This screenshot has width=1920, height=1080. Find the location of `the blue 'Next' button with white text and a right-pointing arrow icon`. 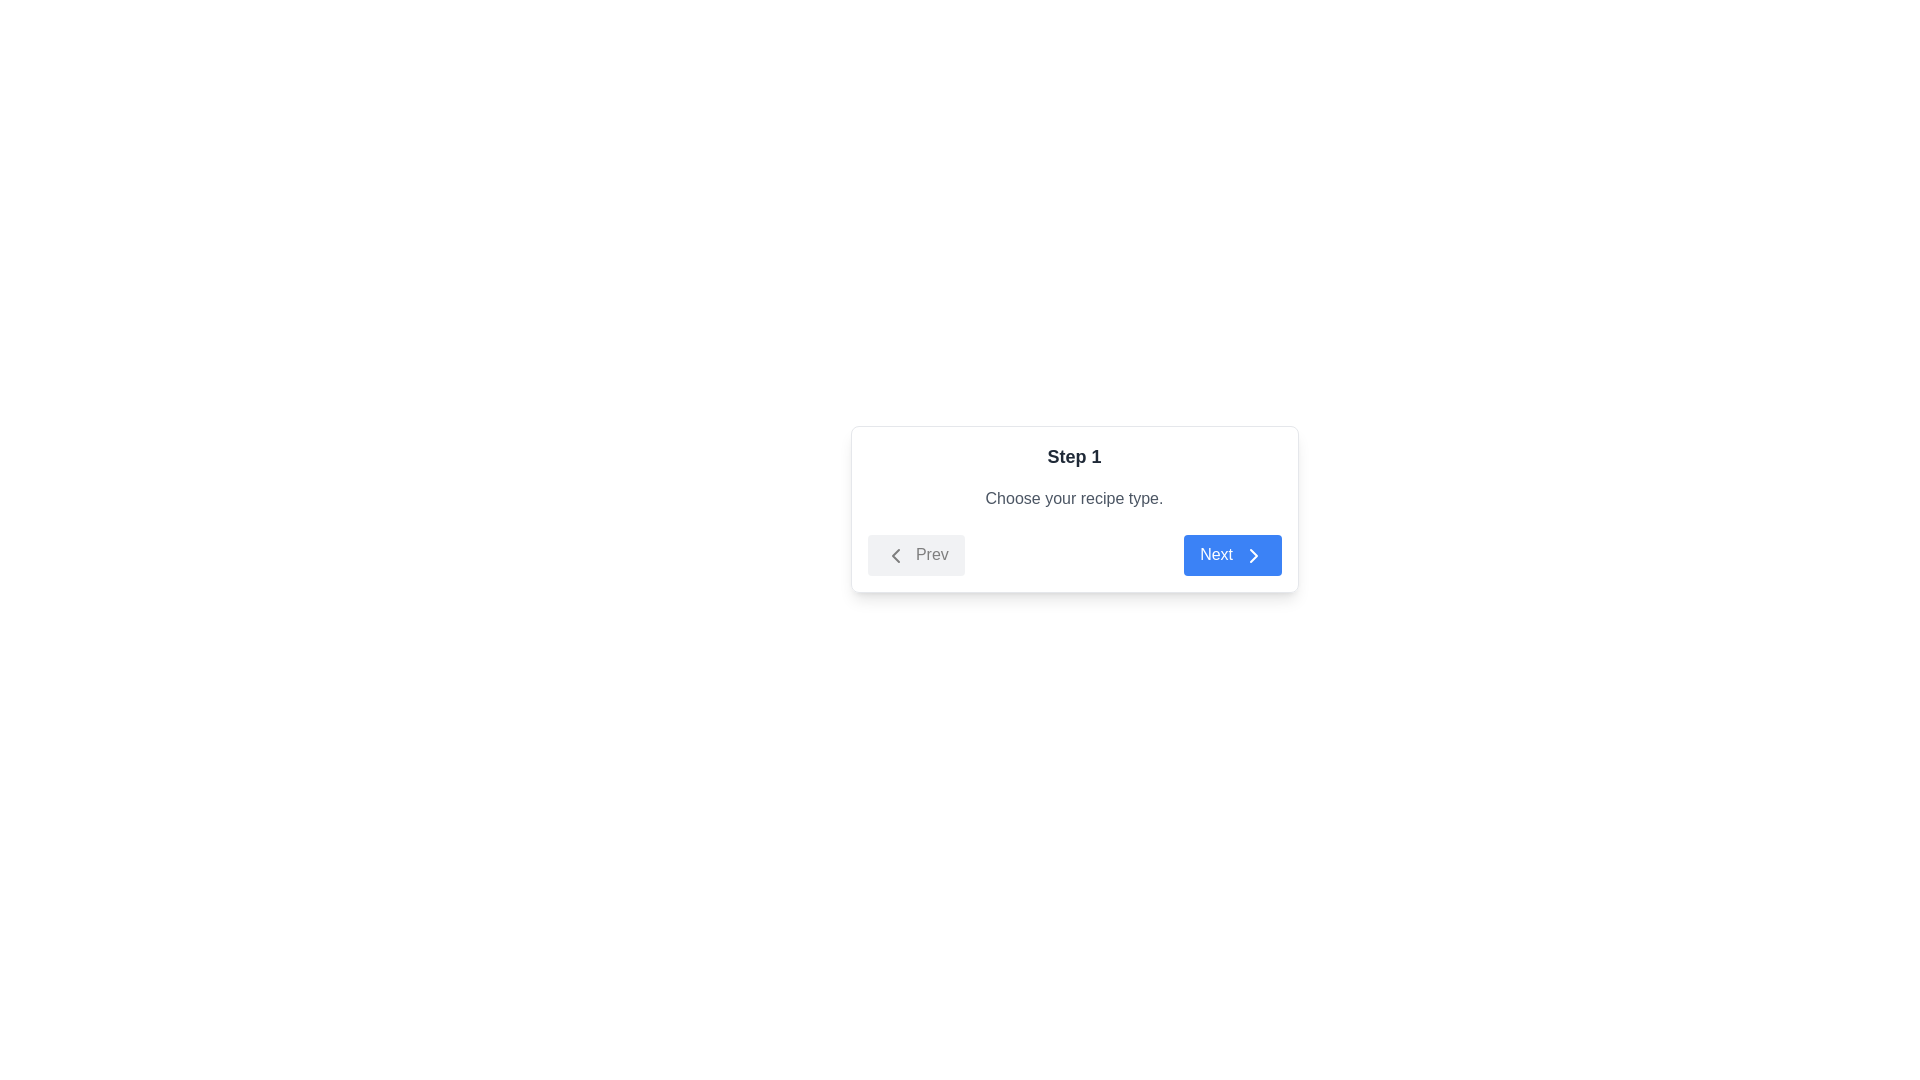

the blue 'Next' button with white text and a right-pointing arrow icon is located at coordinates (1231, 555).